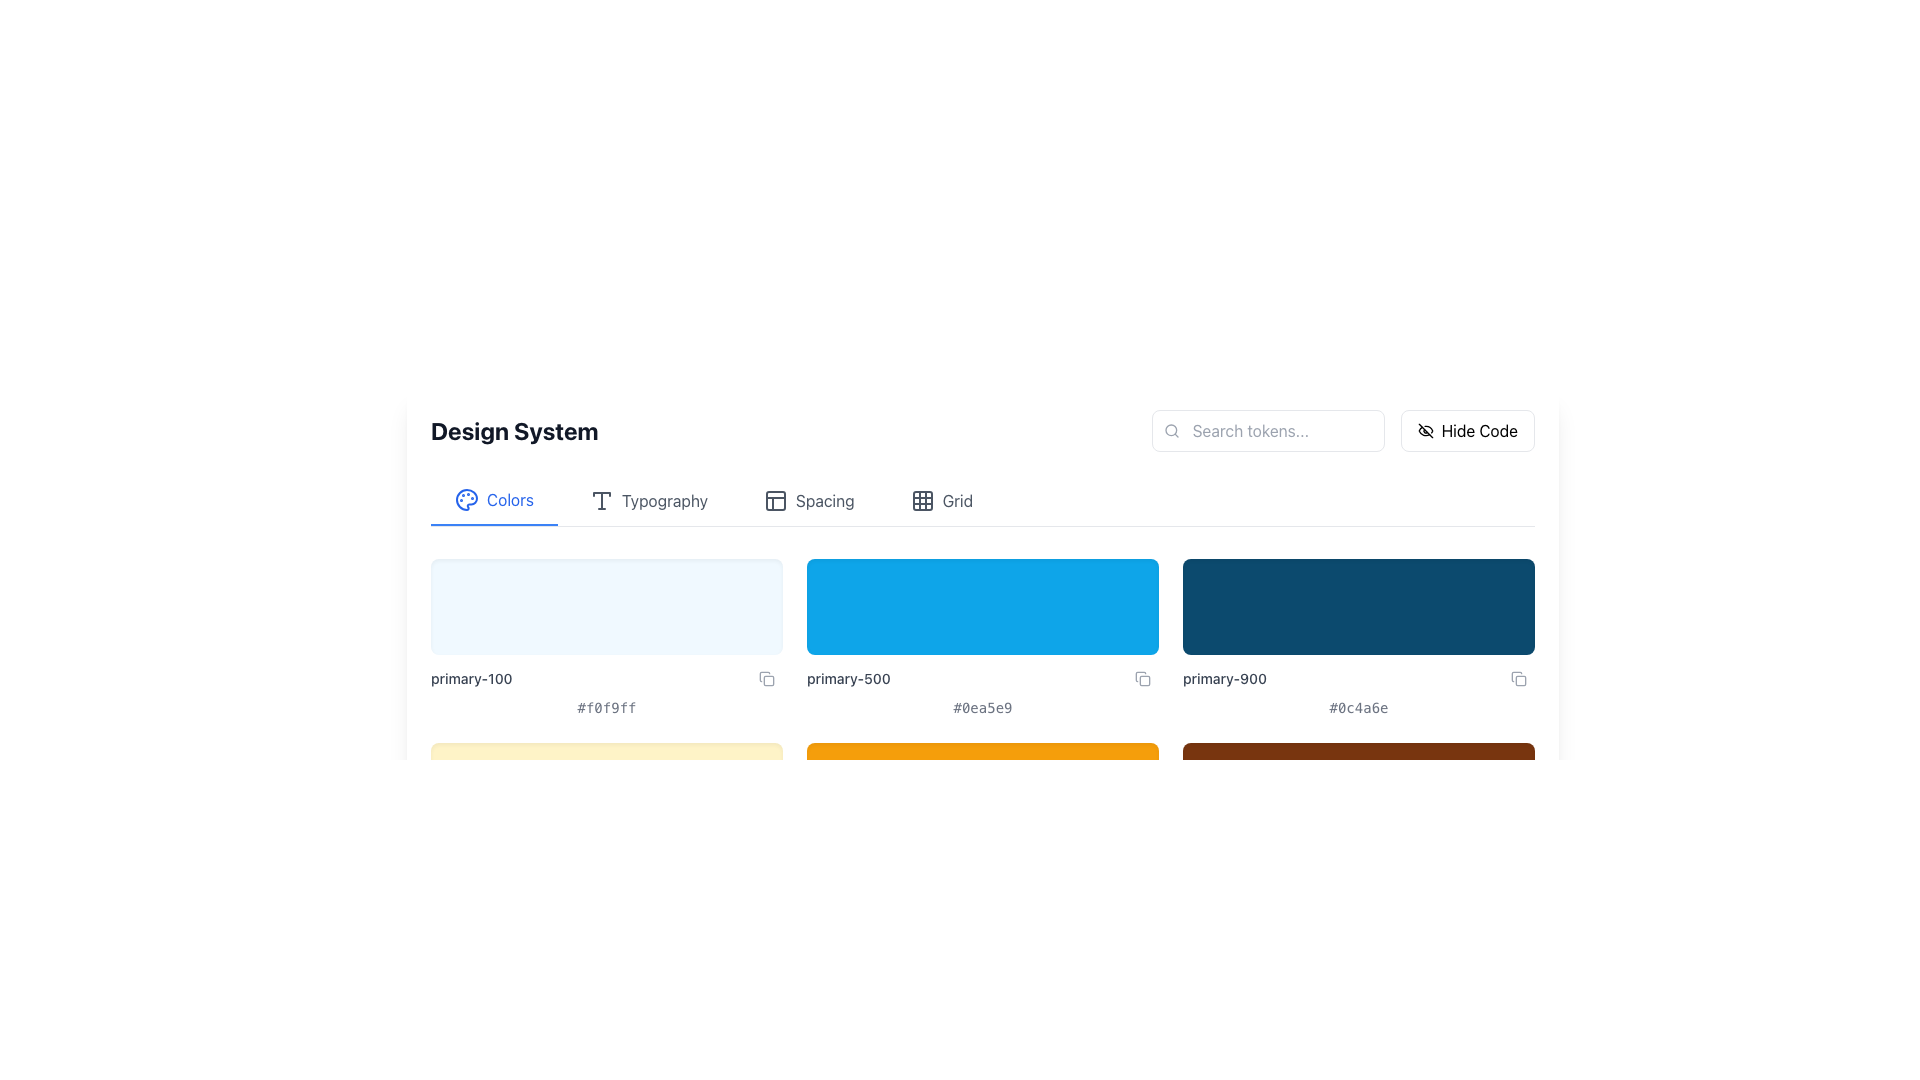 The width and height of the screenshot is (1920, 1080). Describe the element at coordinates (1358, 639) in the screenshot. I see `the Color token display slot with a dark blue background, displaying 'primary-900' and the hexadecimal color code '#0c4a6e'` at that location.